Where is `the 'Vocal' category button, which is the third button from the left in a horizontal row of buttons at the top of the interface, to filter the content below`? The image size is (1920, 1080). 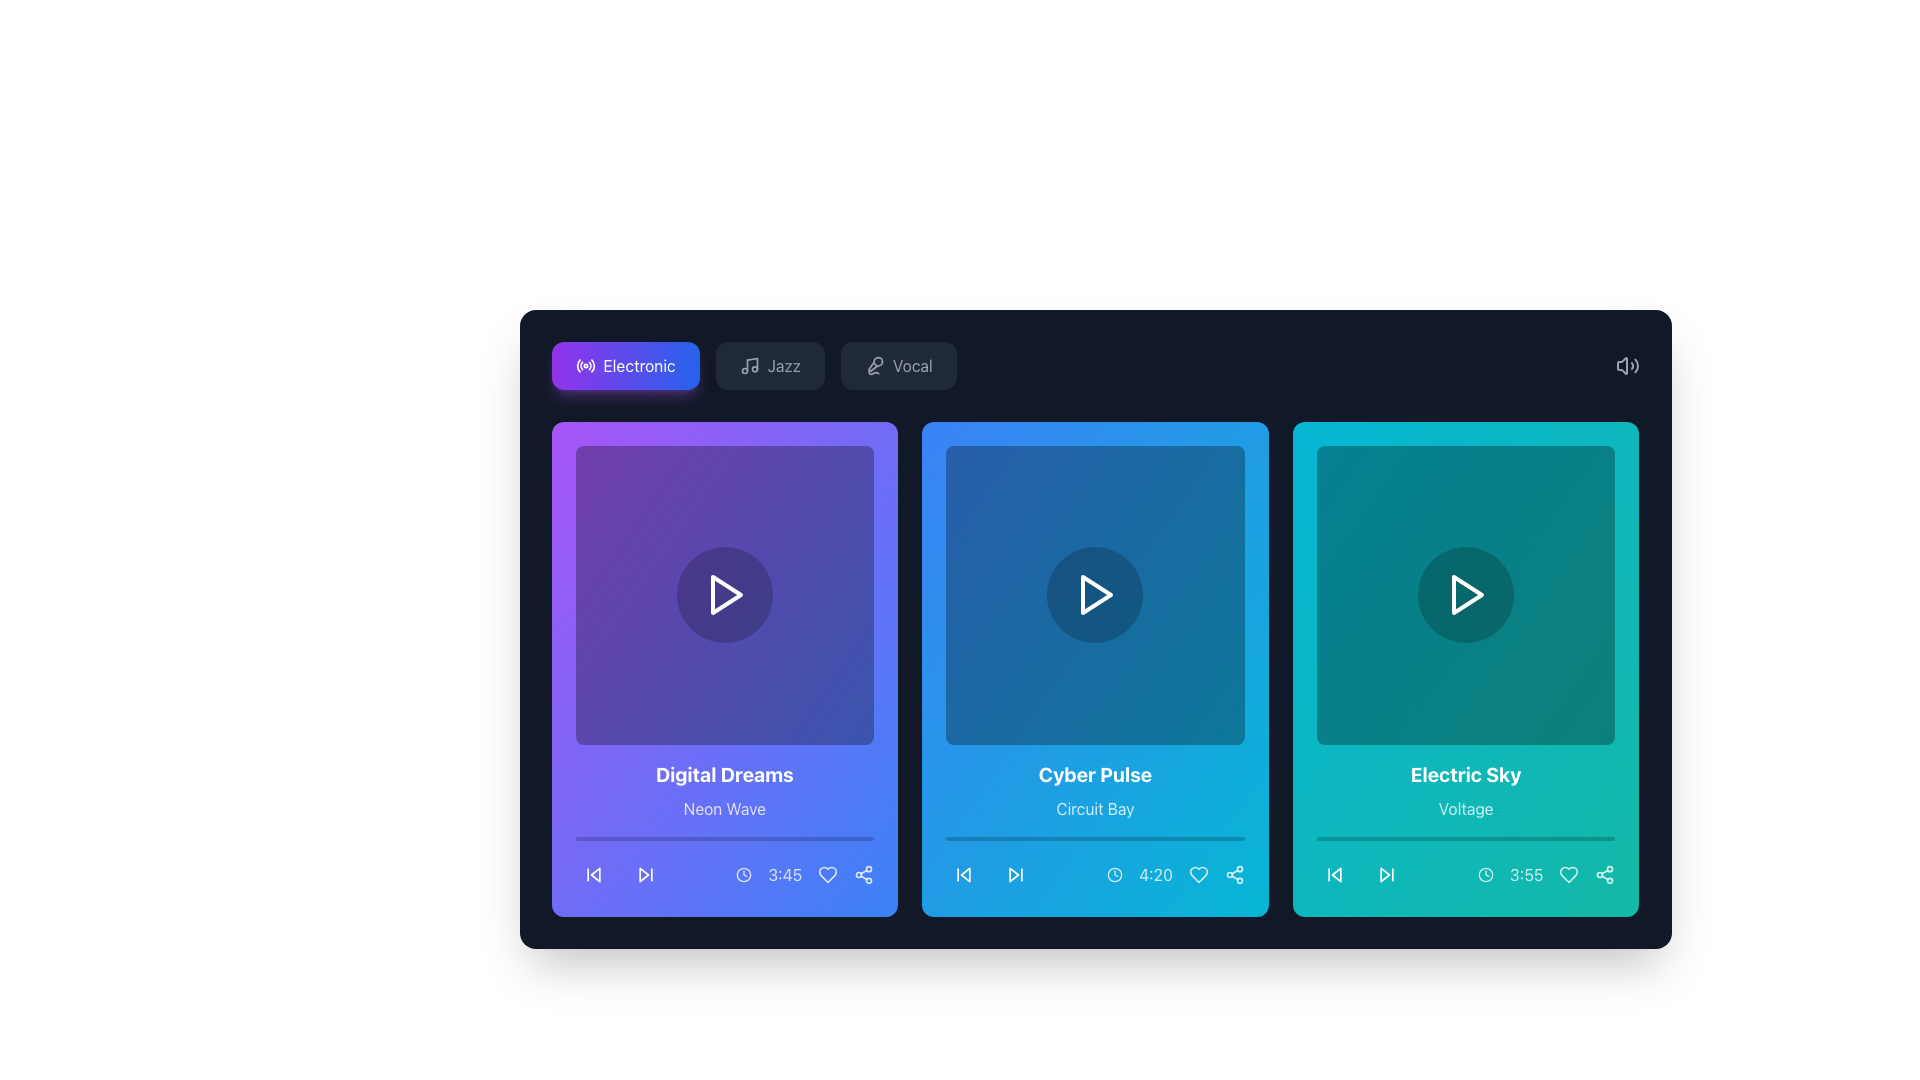
the 'Vocal' category button, which is the third button from the left in a horizontal row of buttons at the top of the interface, to filter the content below is located at coordinates (897, 366).